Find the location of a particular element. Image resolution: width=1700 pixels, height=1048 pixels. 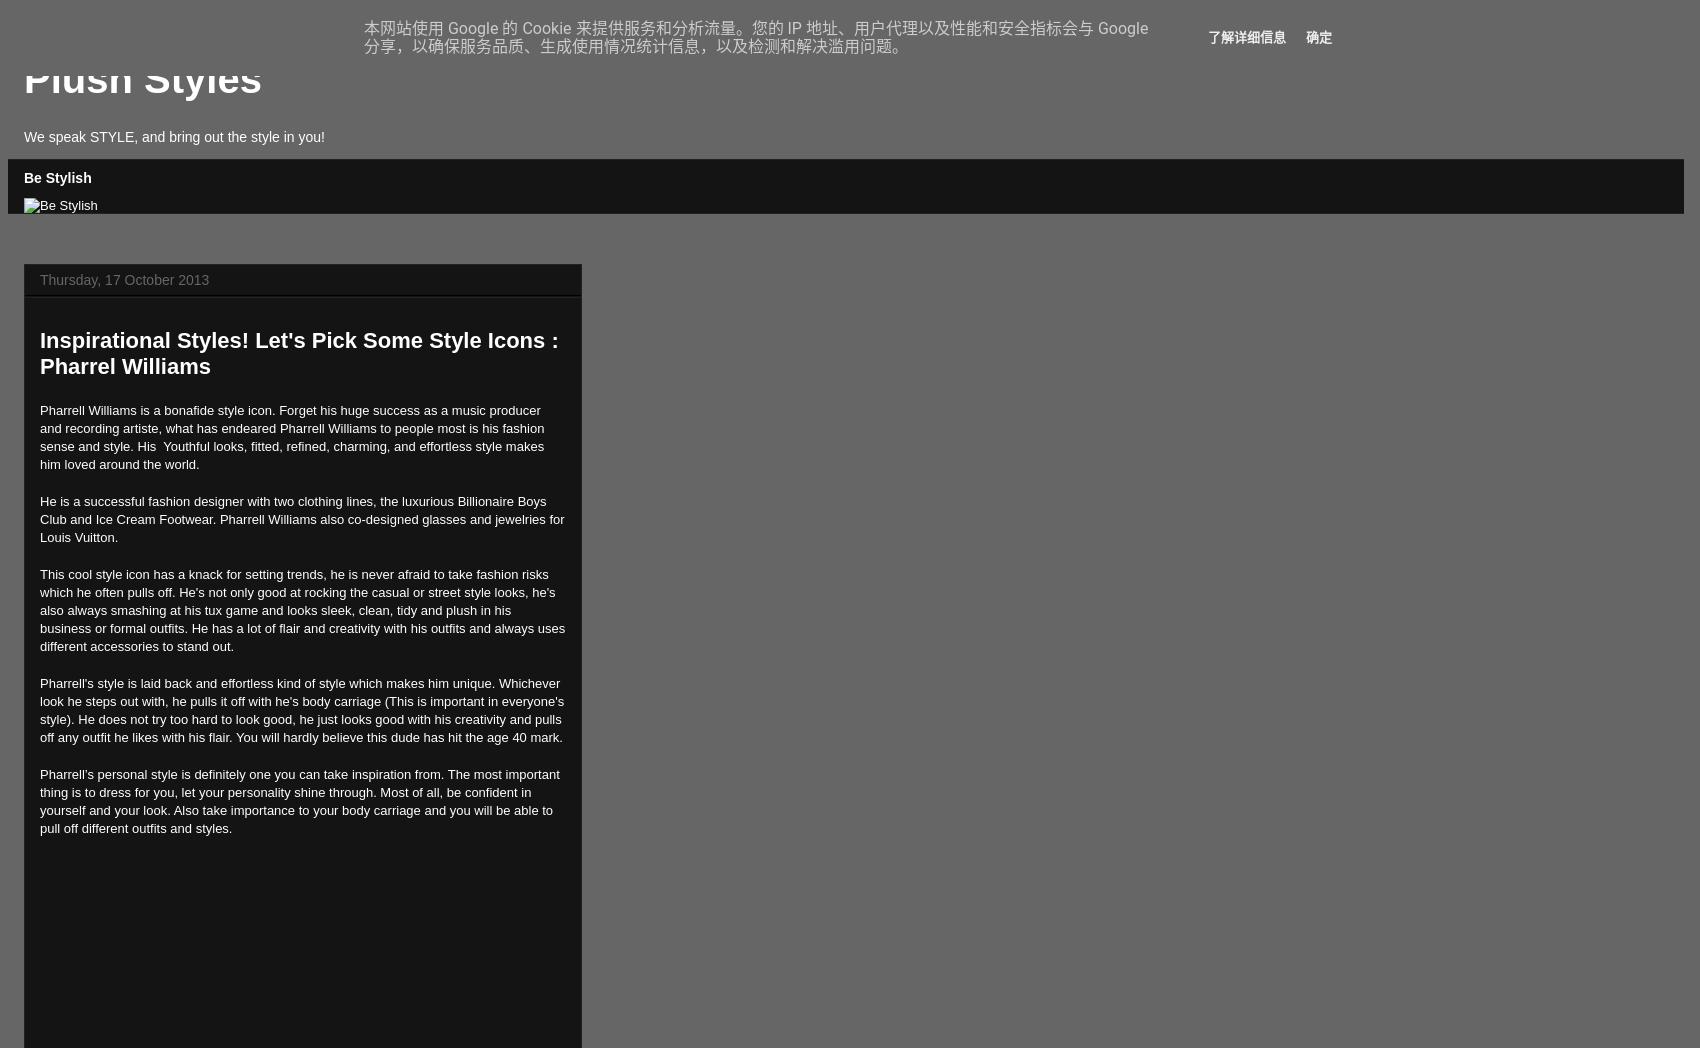

'He is a successful fashion designer with two clothing lines, the luxurious Billionaire Boys Club and Ice Cream Footwear. Pharrell Williams also co-designed glasses and jewelries for Louis Vuitton.' is located at coordinates (301, 518).